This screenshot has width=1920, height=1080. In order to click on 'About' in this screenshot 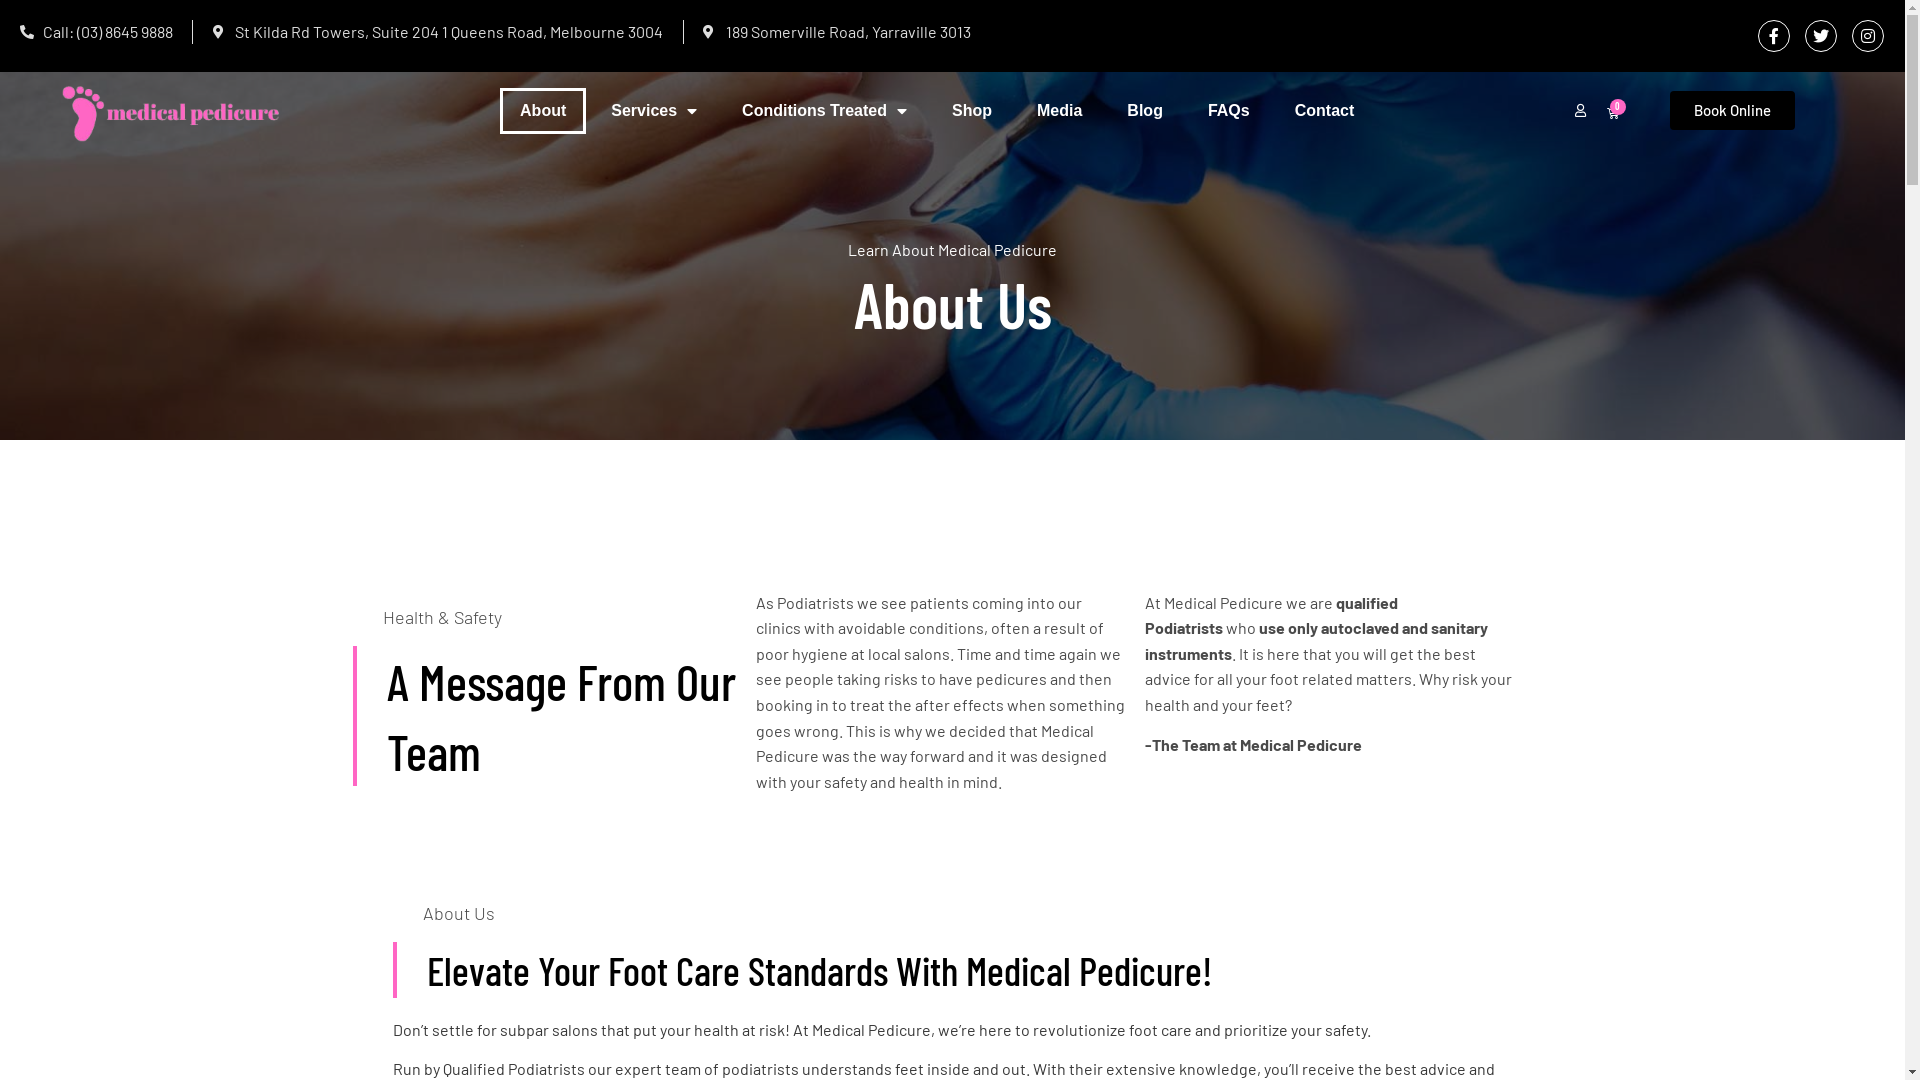, I will do `click(542, 111)`.